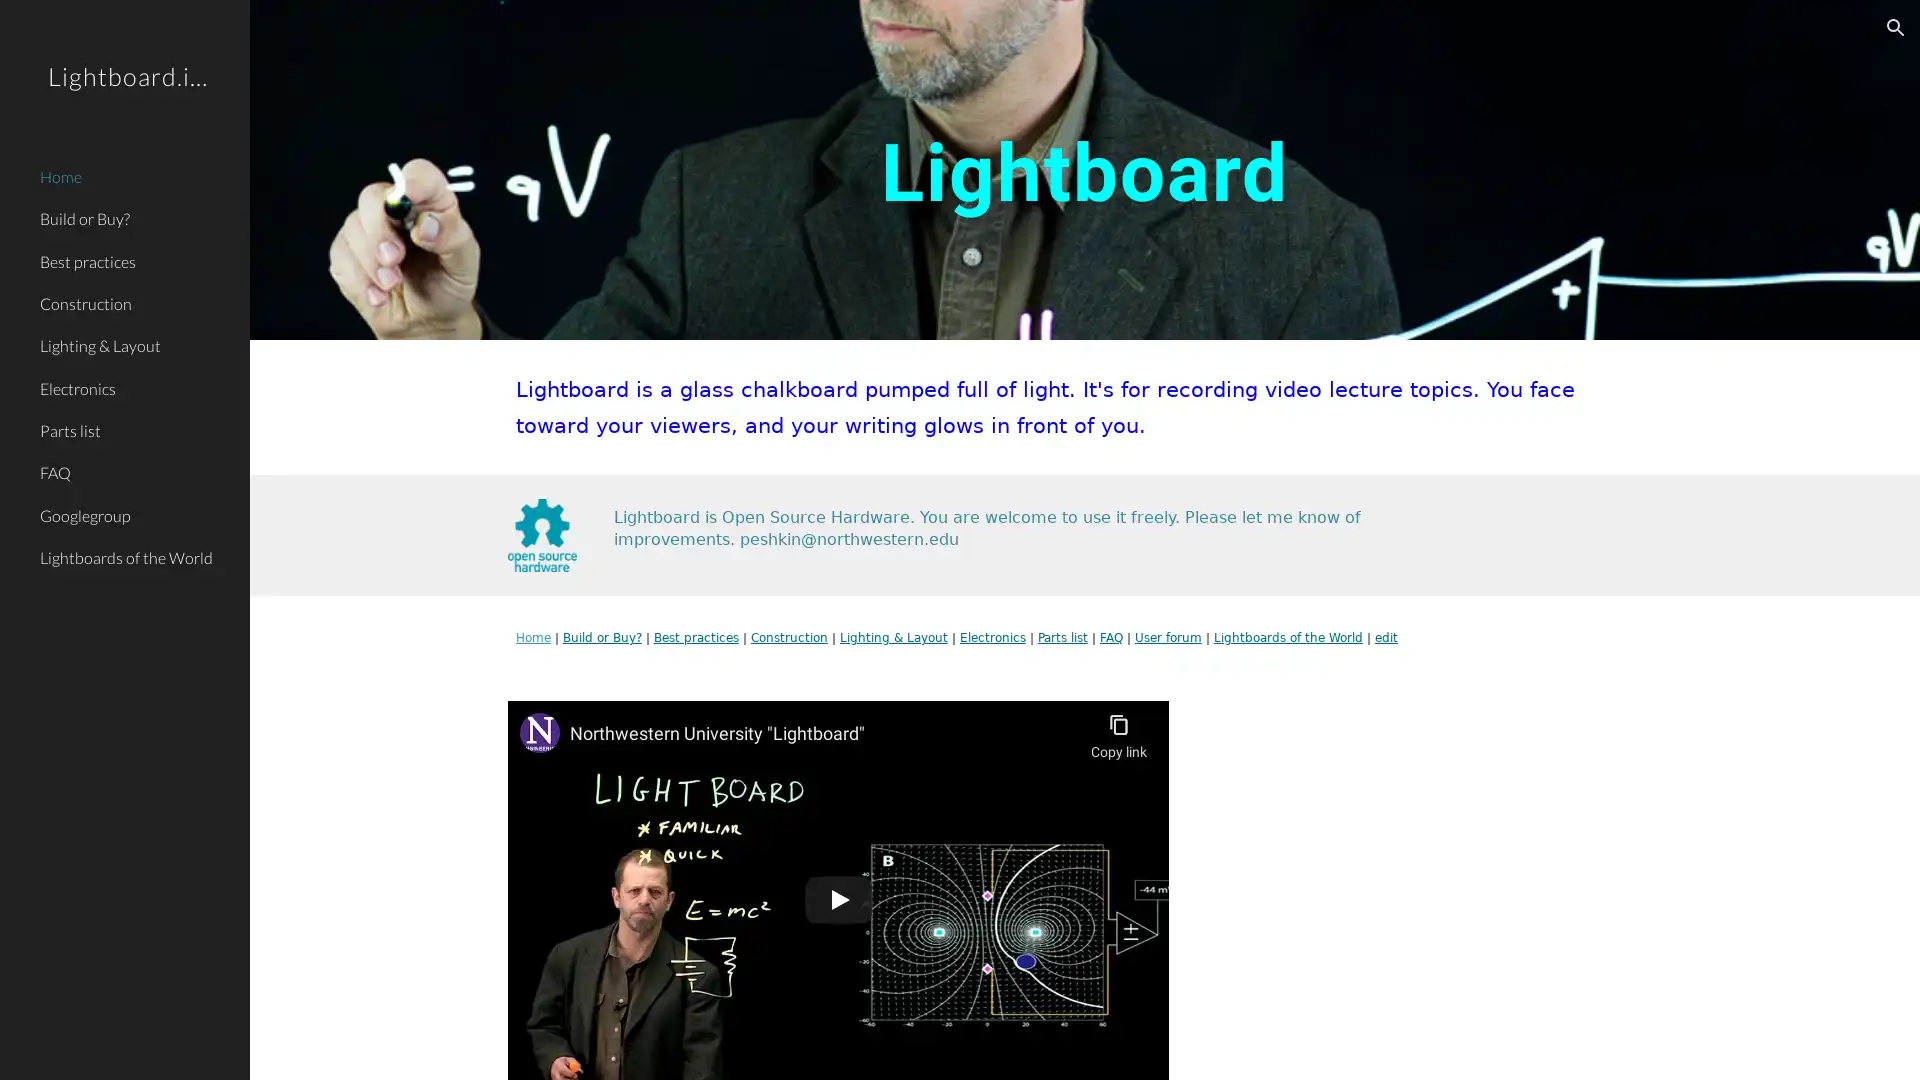 The image size is (1920, 1080). What do you see at coordinates (787, 37) in the screenshot?
I see `Skip to main content` at bounding box center [787, 37].